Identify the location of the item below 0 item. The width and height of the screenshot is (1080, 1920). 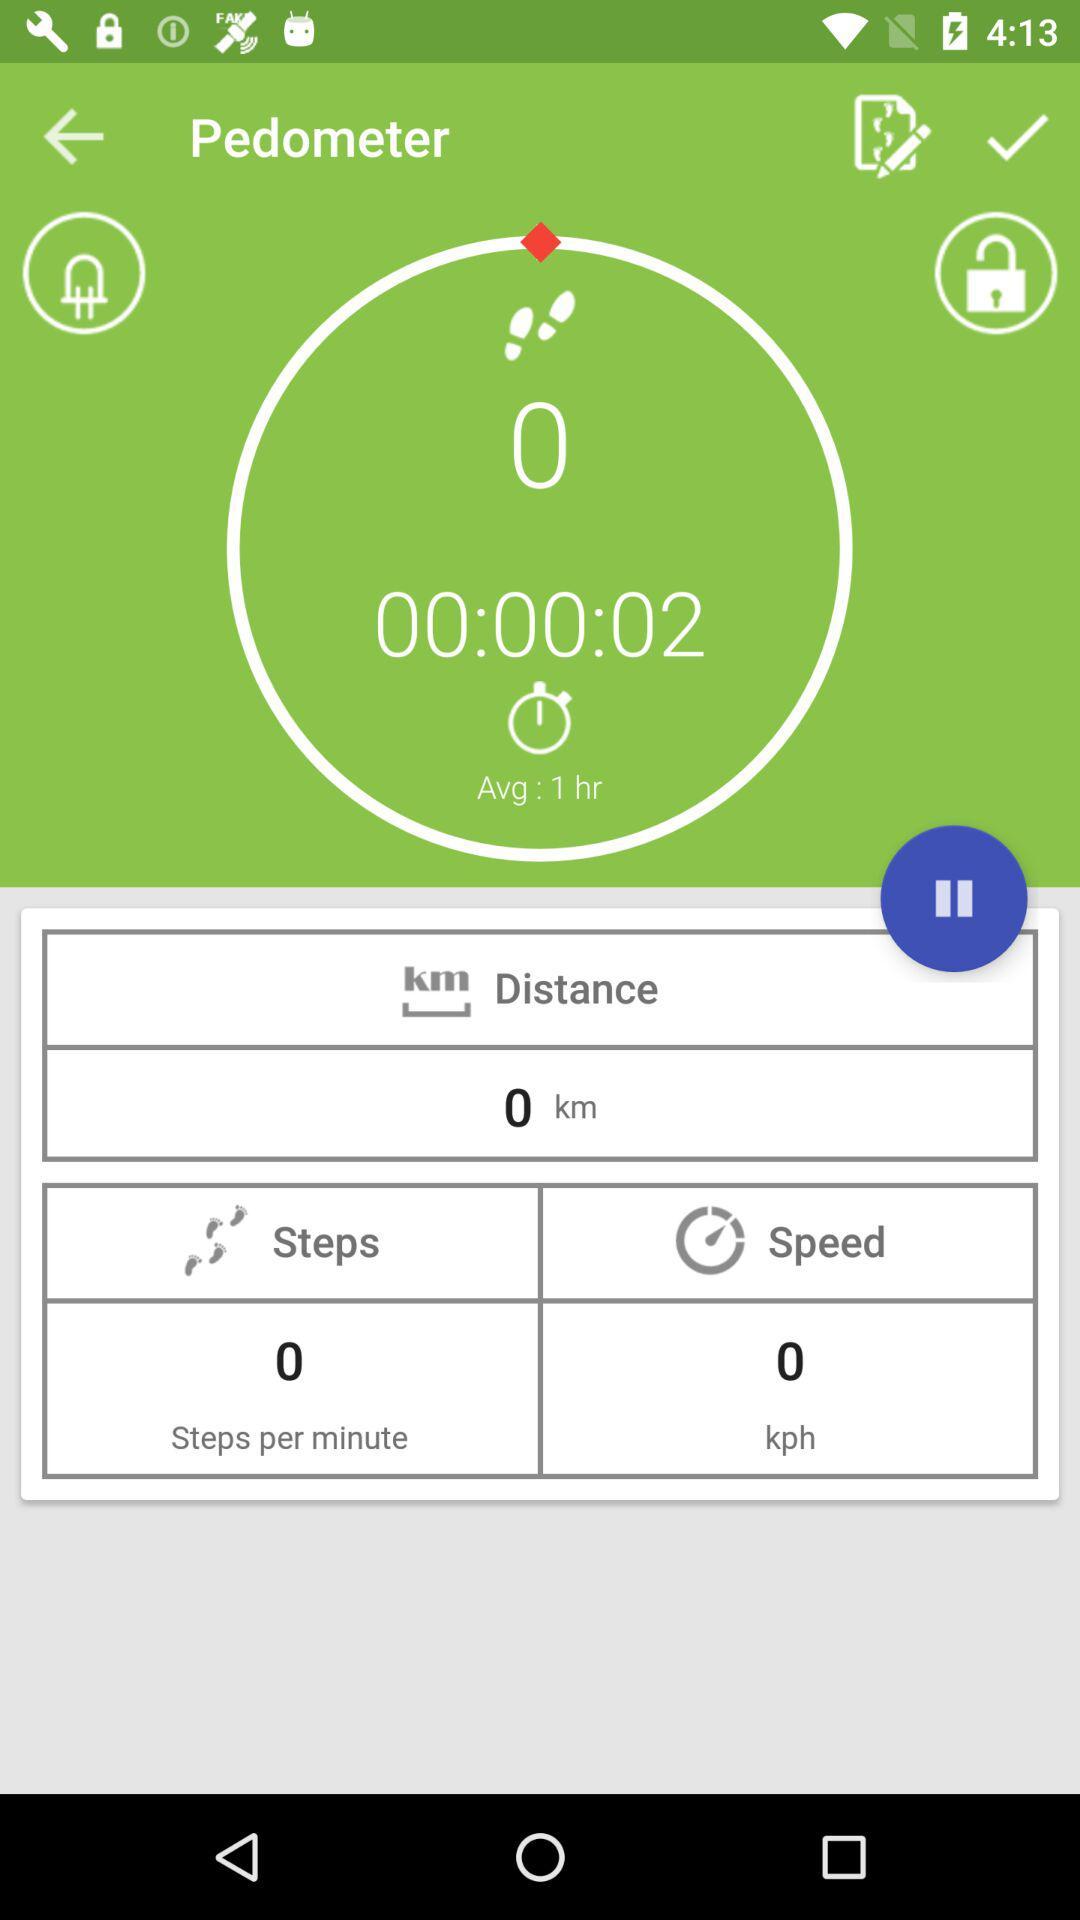
(952, 897).